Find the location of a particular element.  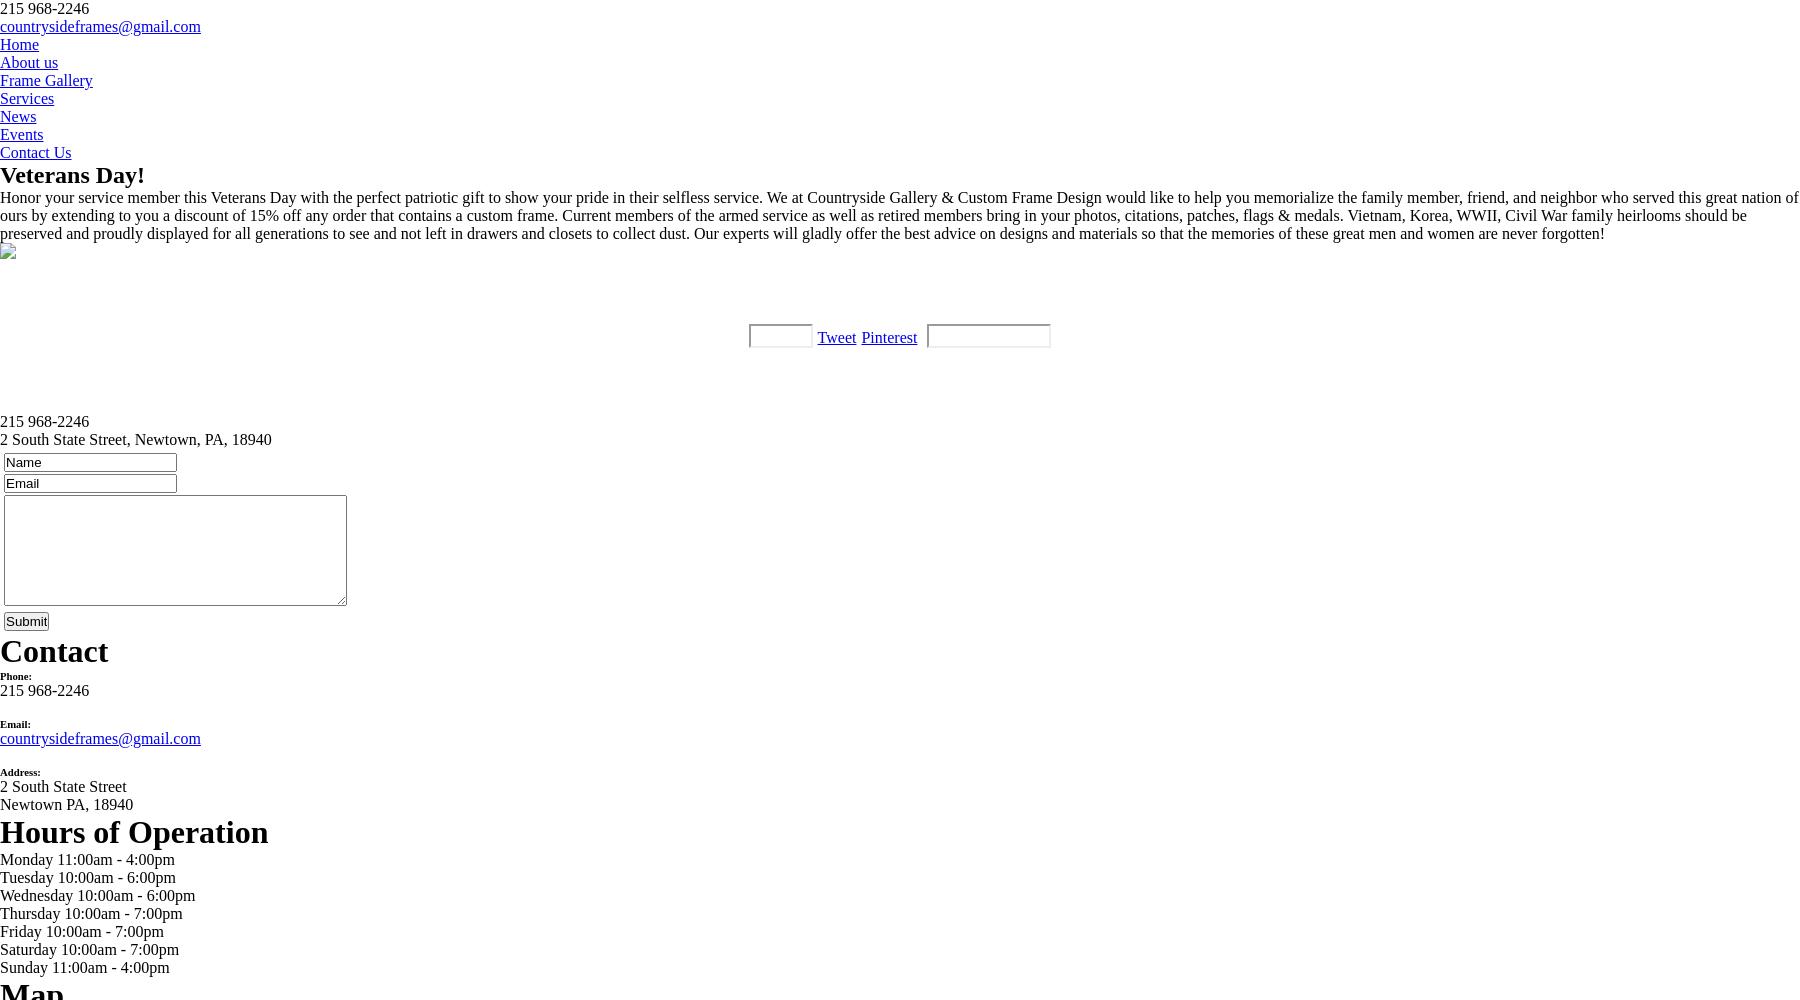

'Sunday 11:00am - 4:00pm' is located at coordinates (83, 966).